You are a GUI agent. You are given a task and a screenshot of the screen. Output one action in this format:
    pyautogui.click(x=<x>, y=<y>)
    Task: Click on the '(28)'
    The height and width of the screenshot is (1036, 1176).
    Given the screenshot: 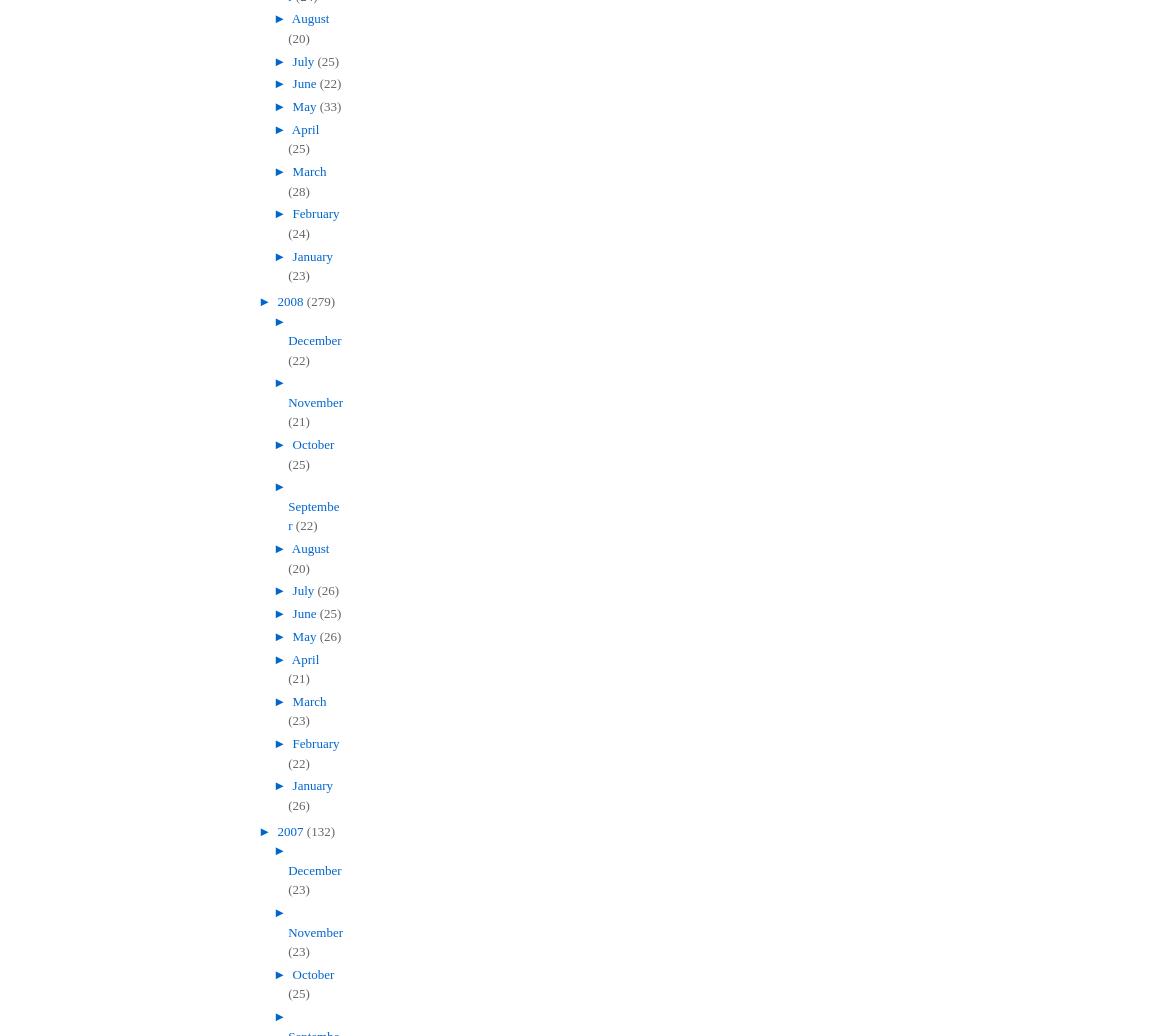 What is the action you would take?
    pyautogui.click(x=298, y=190)
    